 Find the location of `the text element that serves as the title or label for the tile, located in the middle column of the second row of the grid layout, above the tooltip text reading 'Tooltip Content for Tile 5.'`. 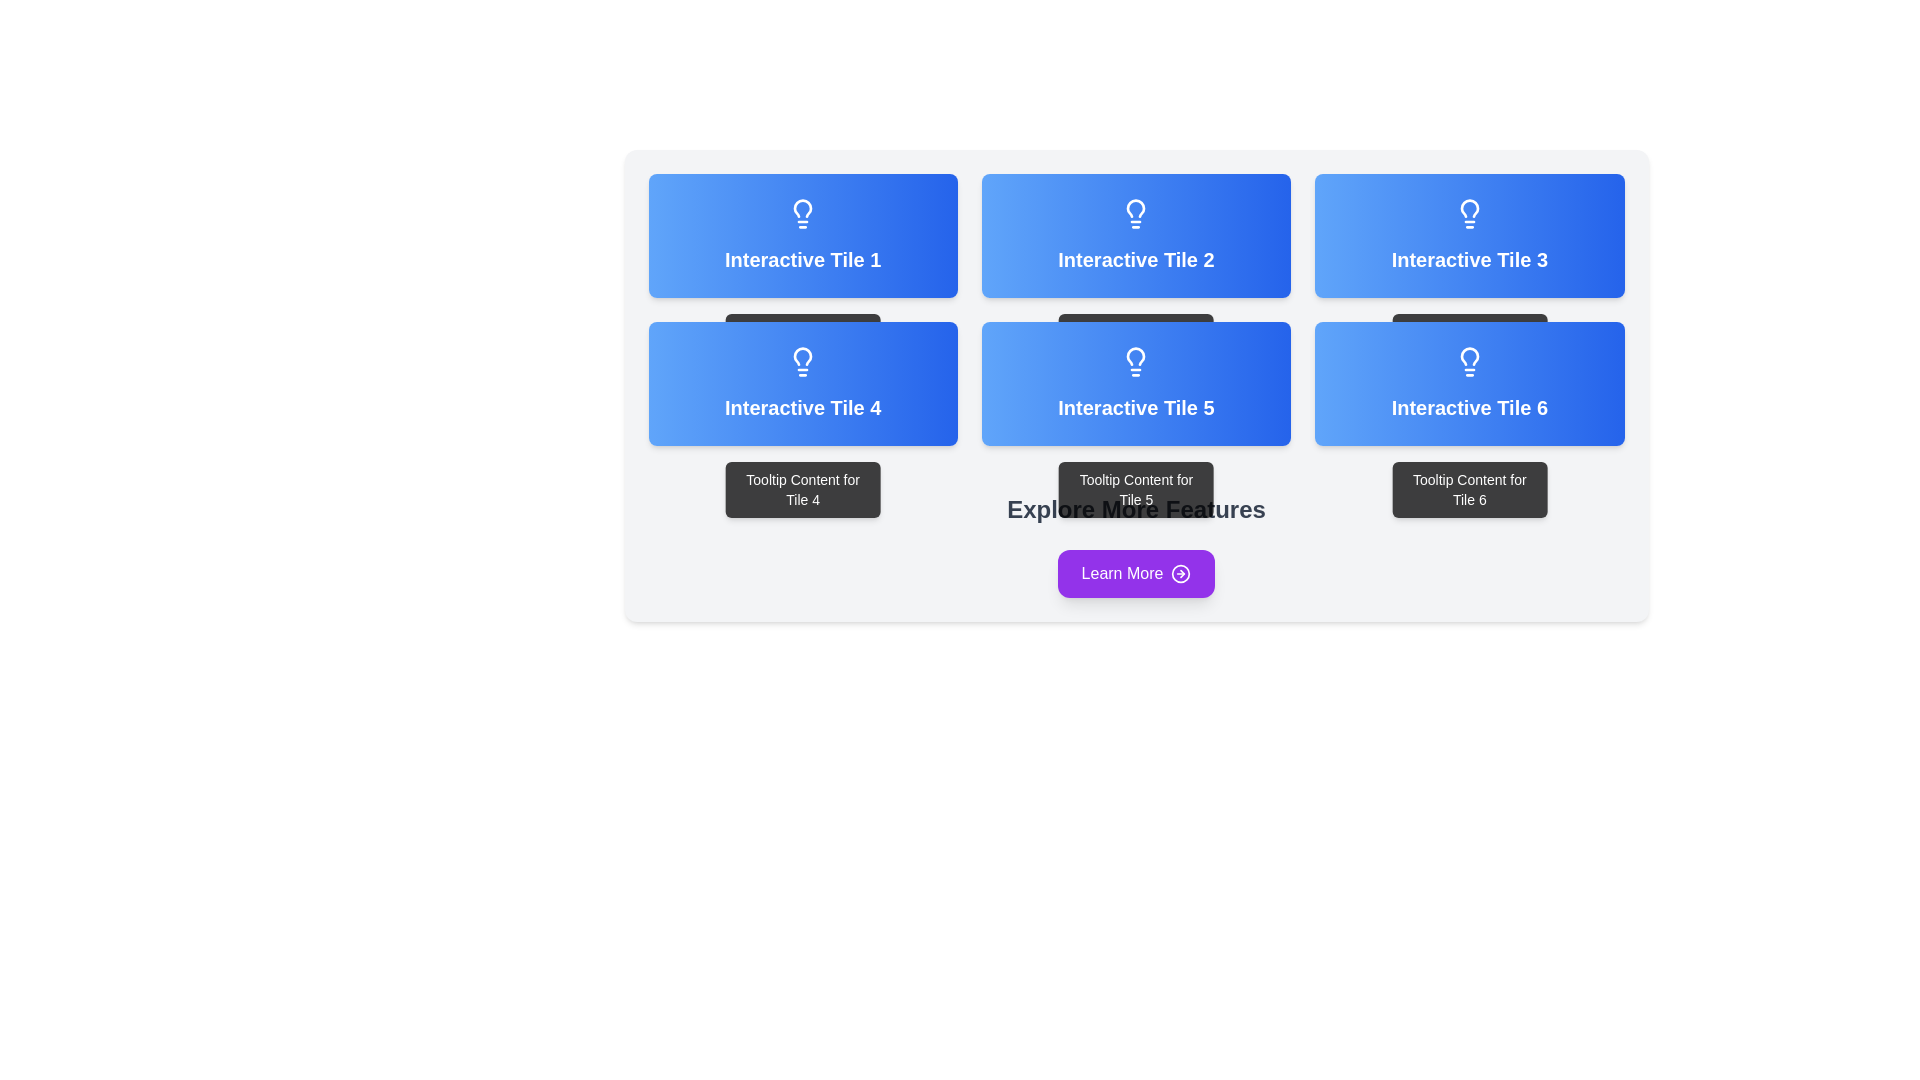

the text element that serves as the title or label for the tile, located in the middle column of the second row of the grid layout, above the tooltip text reading 'Tooltip Content for Tile 5.' is located at coordinates (1136, 407).